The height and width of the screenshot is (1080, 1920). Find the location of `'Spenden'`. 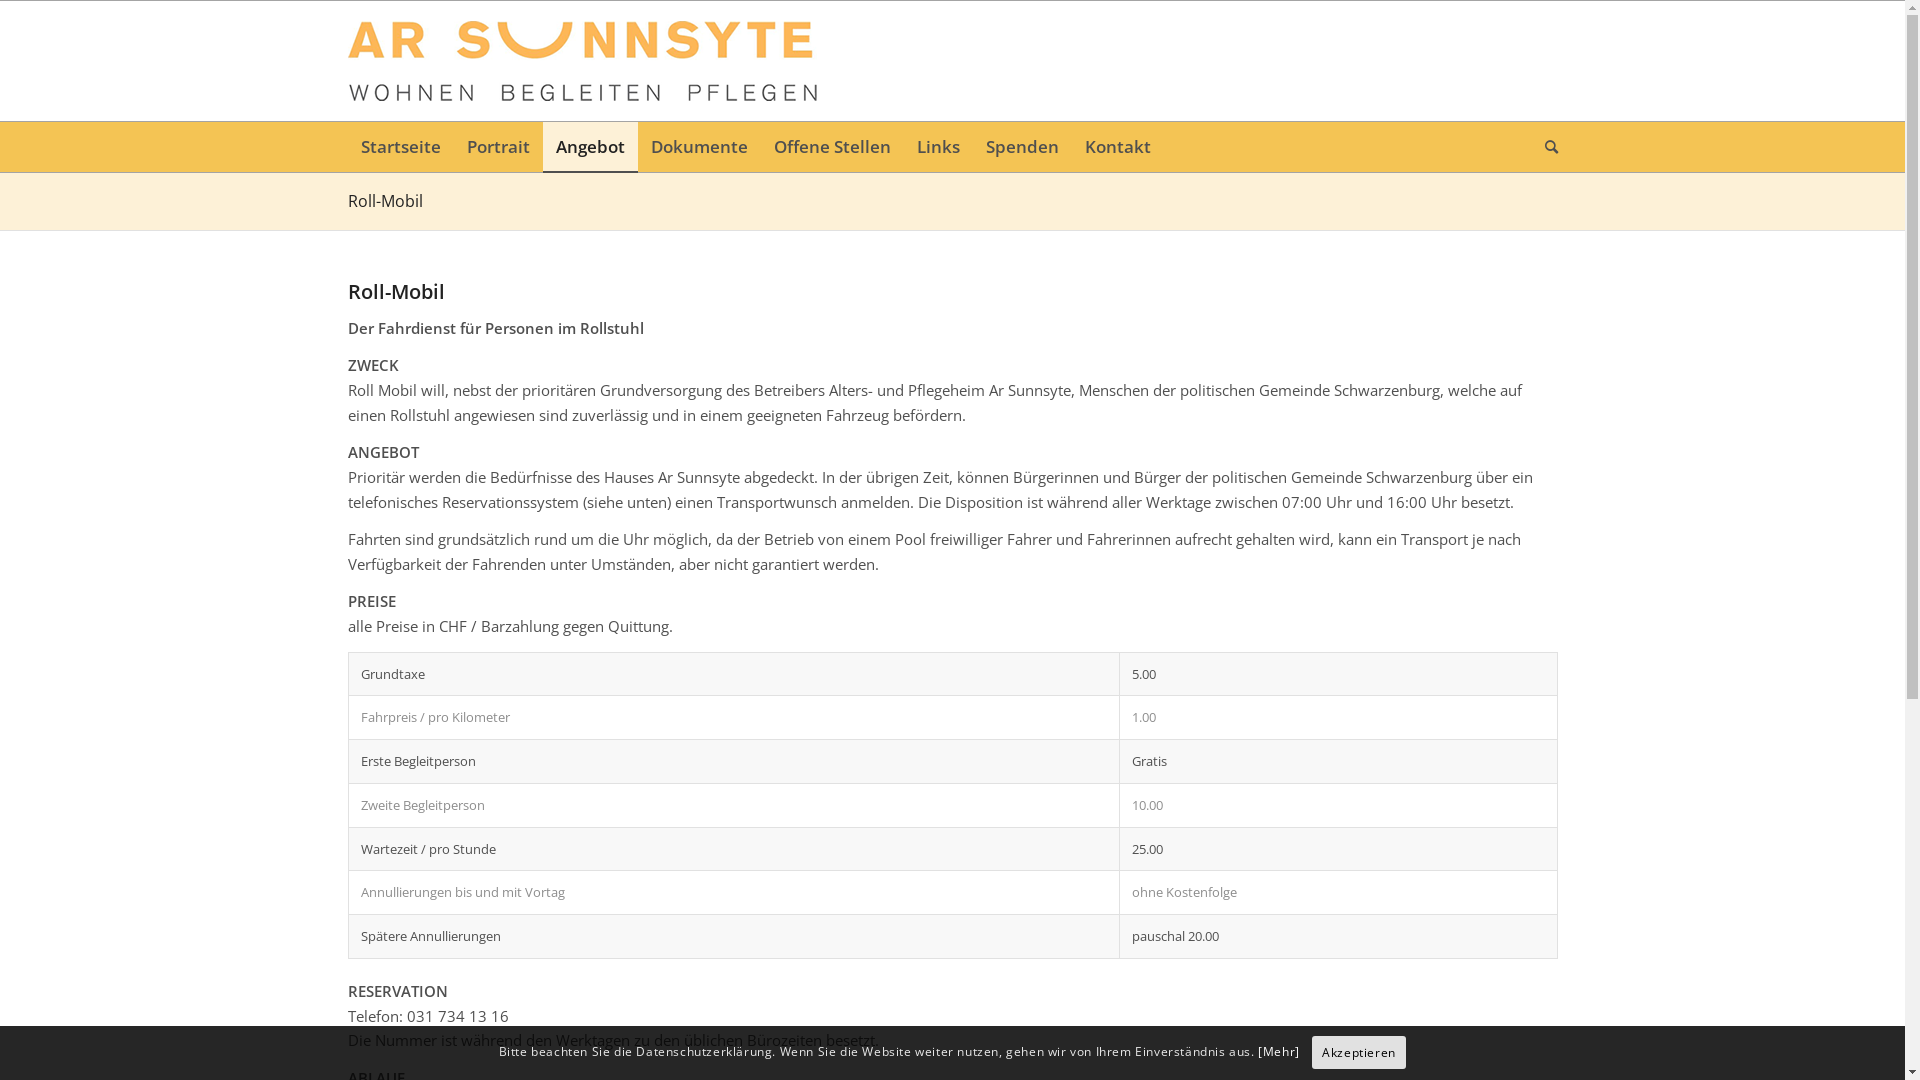

'Spenden' is located at coordinates (1021, 145).